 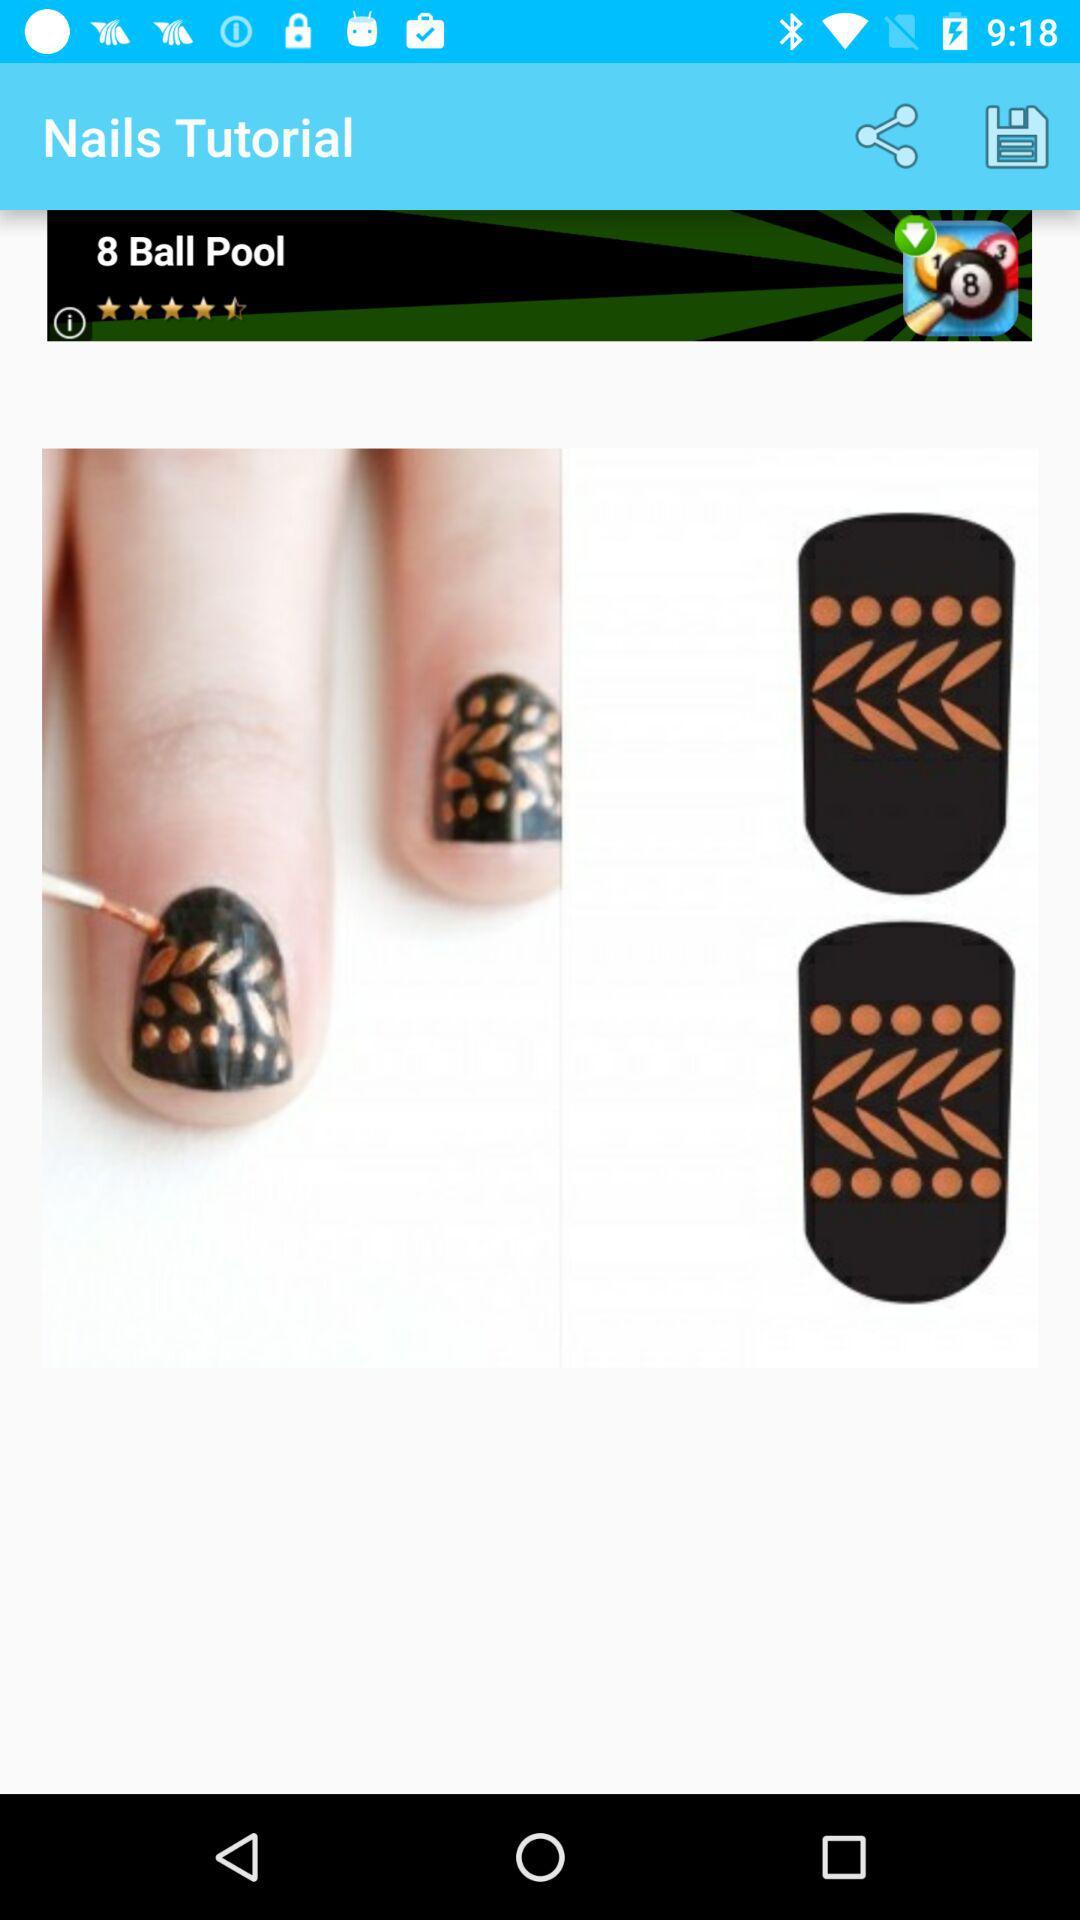 I want to click on games search, so click(x=538, y=274).